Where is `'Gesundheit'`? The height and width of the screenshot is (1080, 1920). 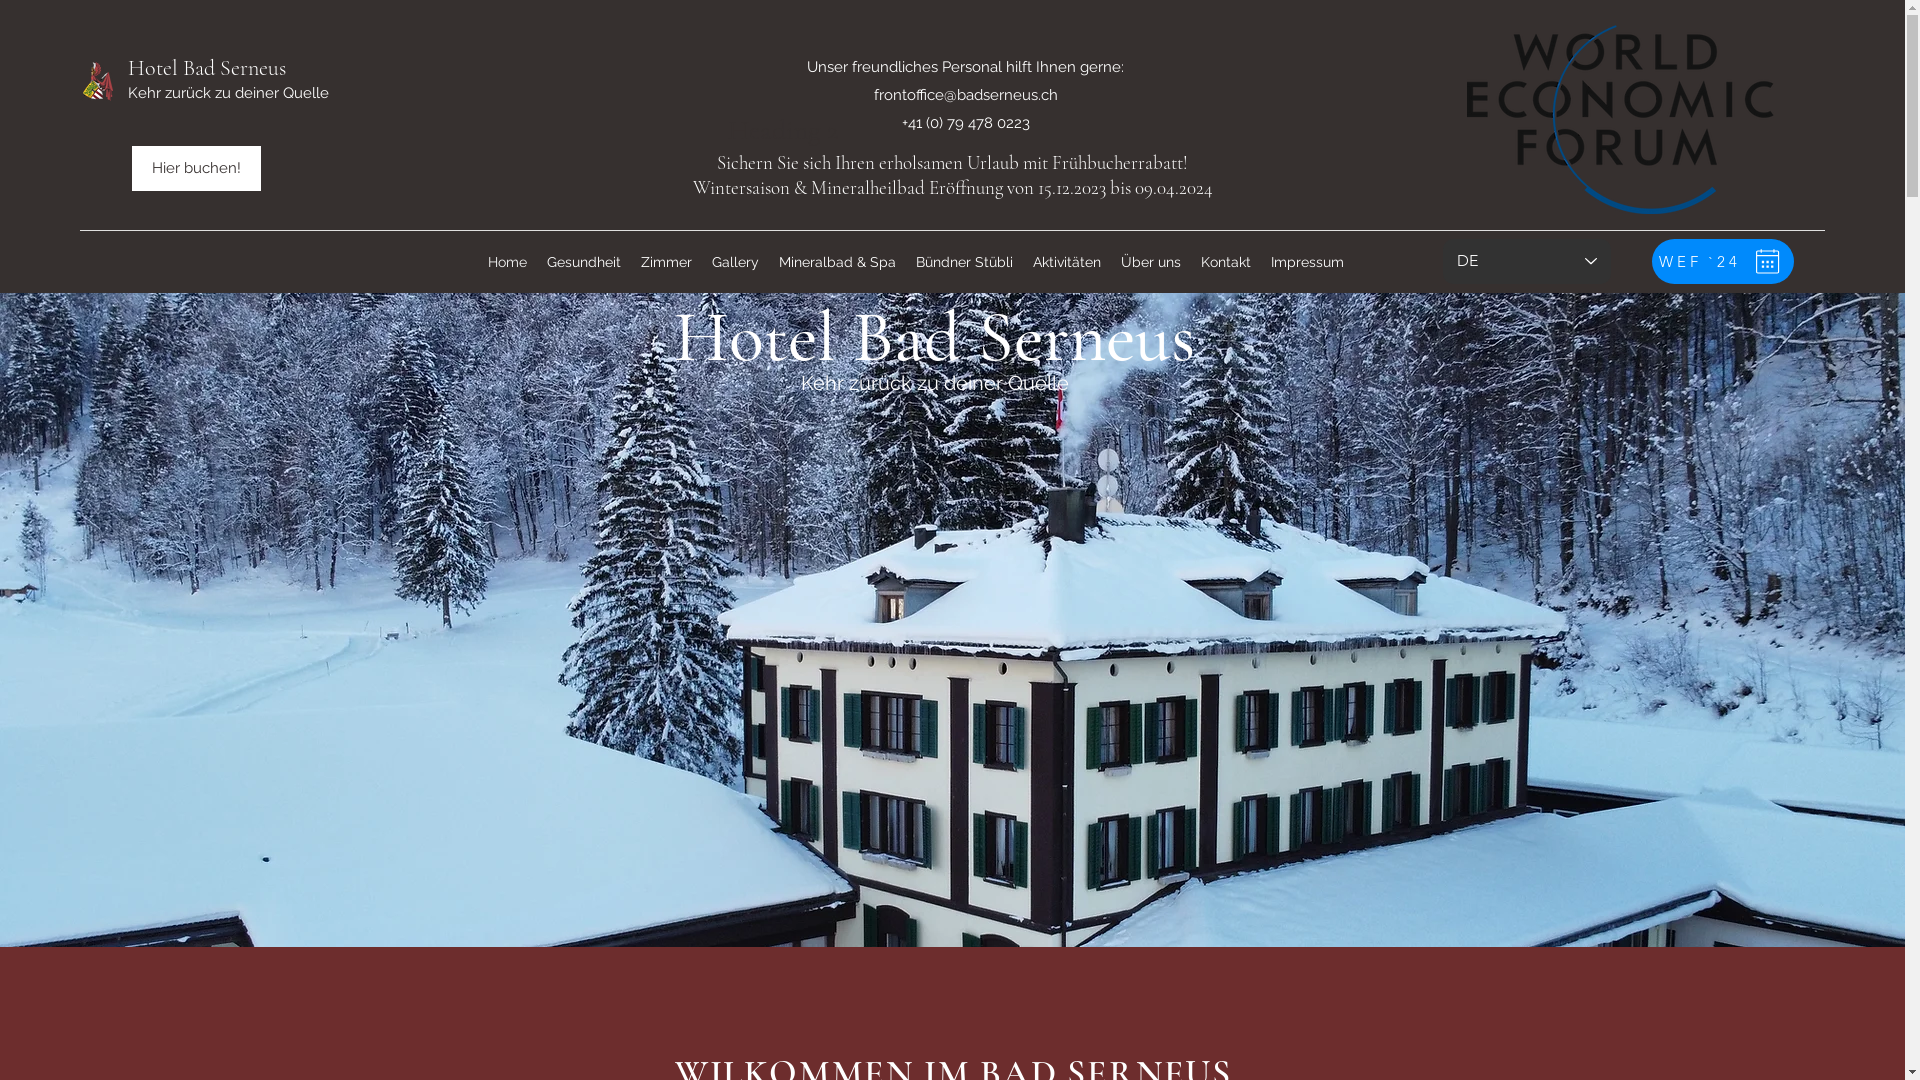
'Gesundheit' is located at coordinates (536, 261).